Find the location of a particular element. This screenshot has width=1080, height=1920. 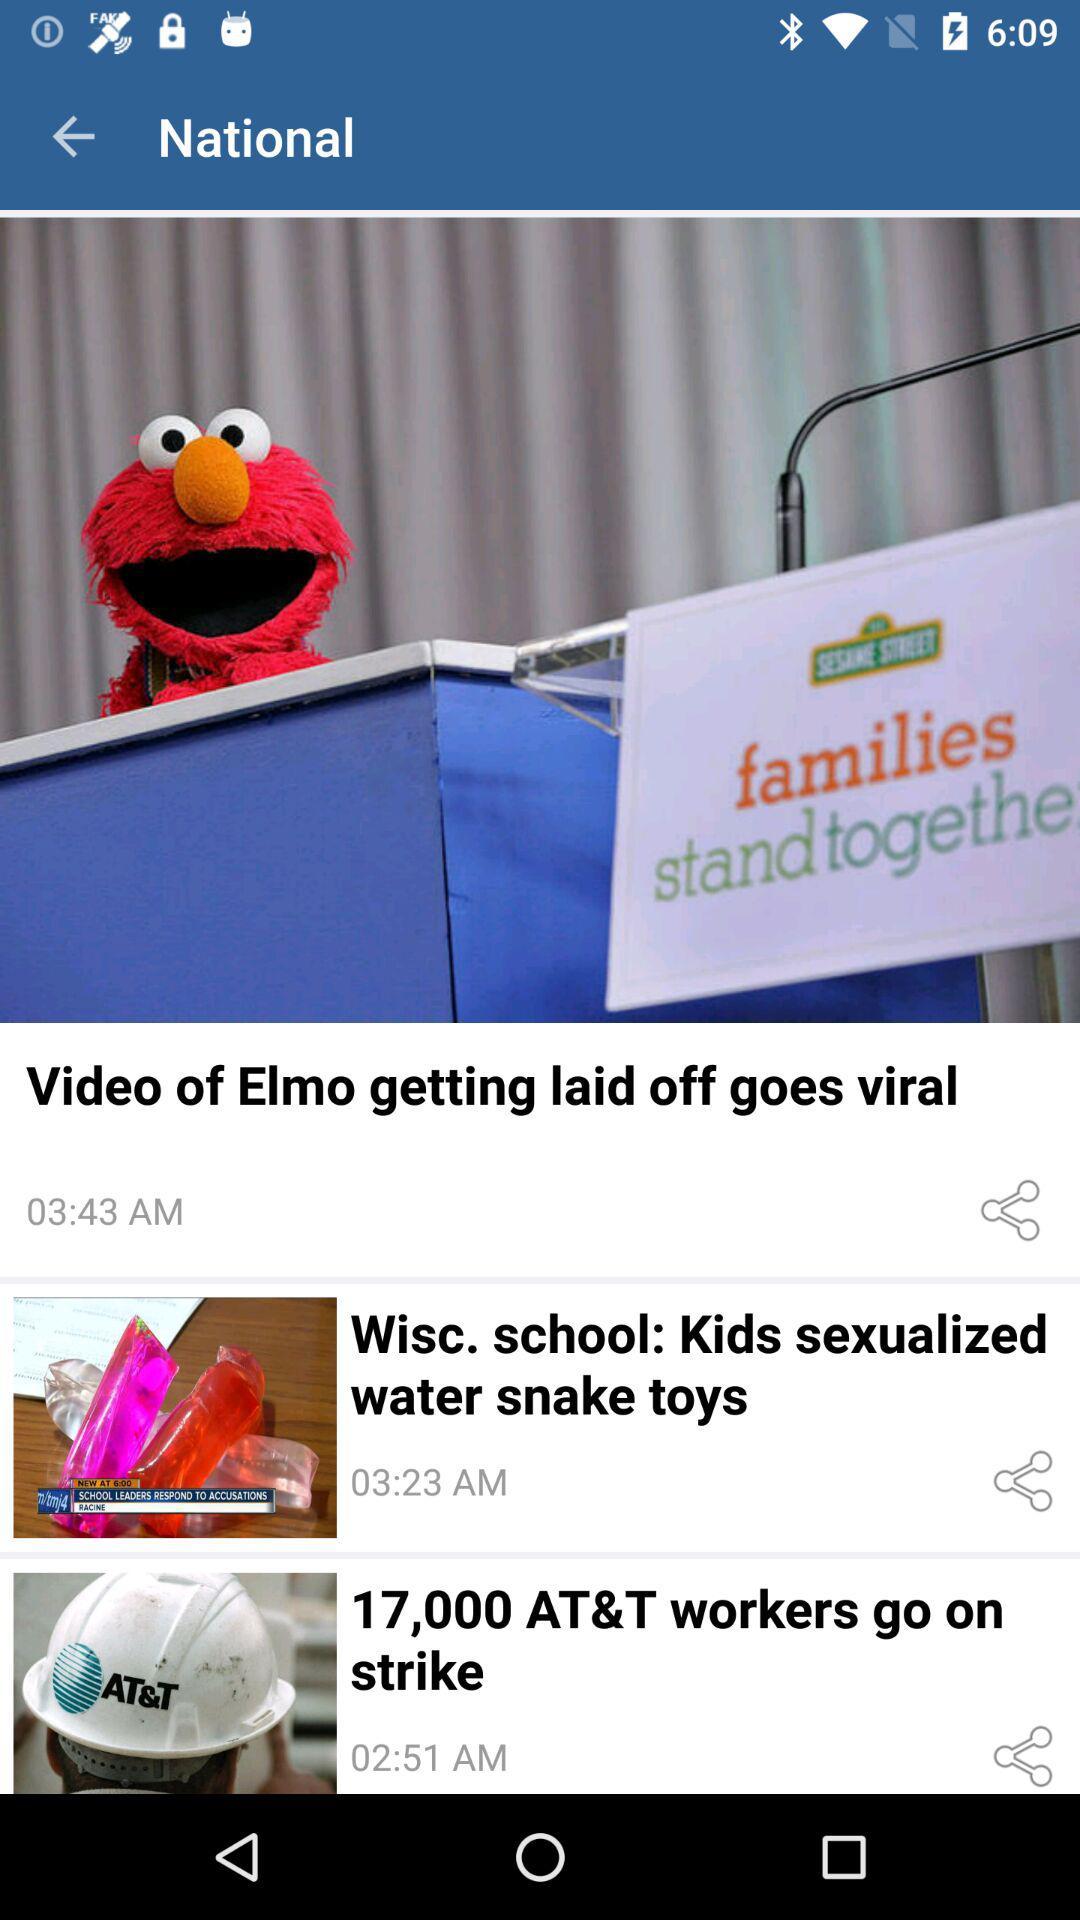

share this post is located at coordinates (1027, 1481).